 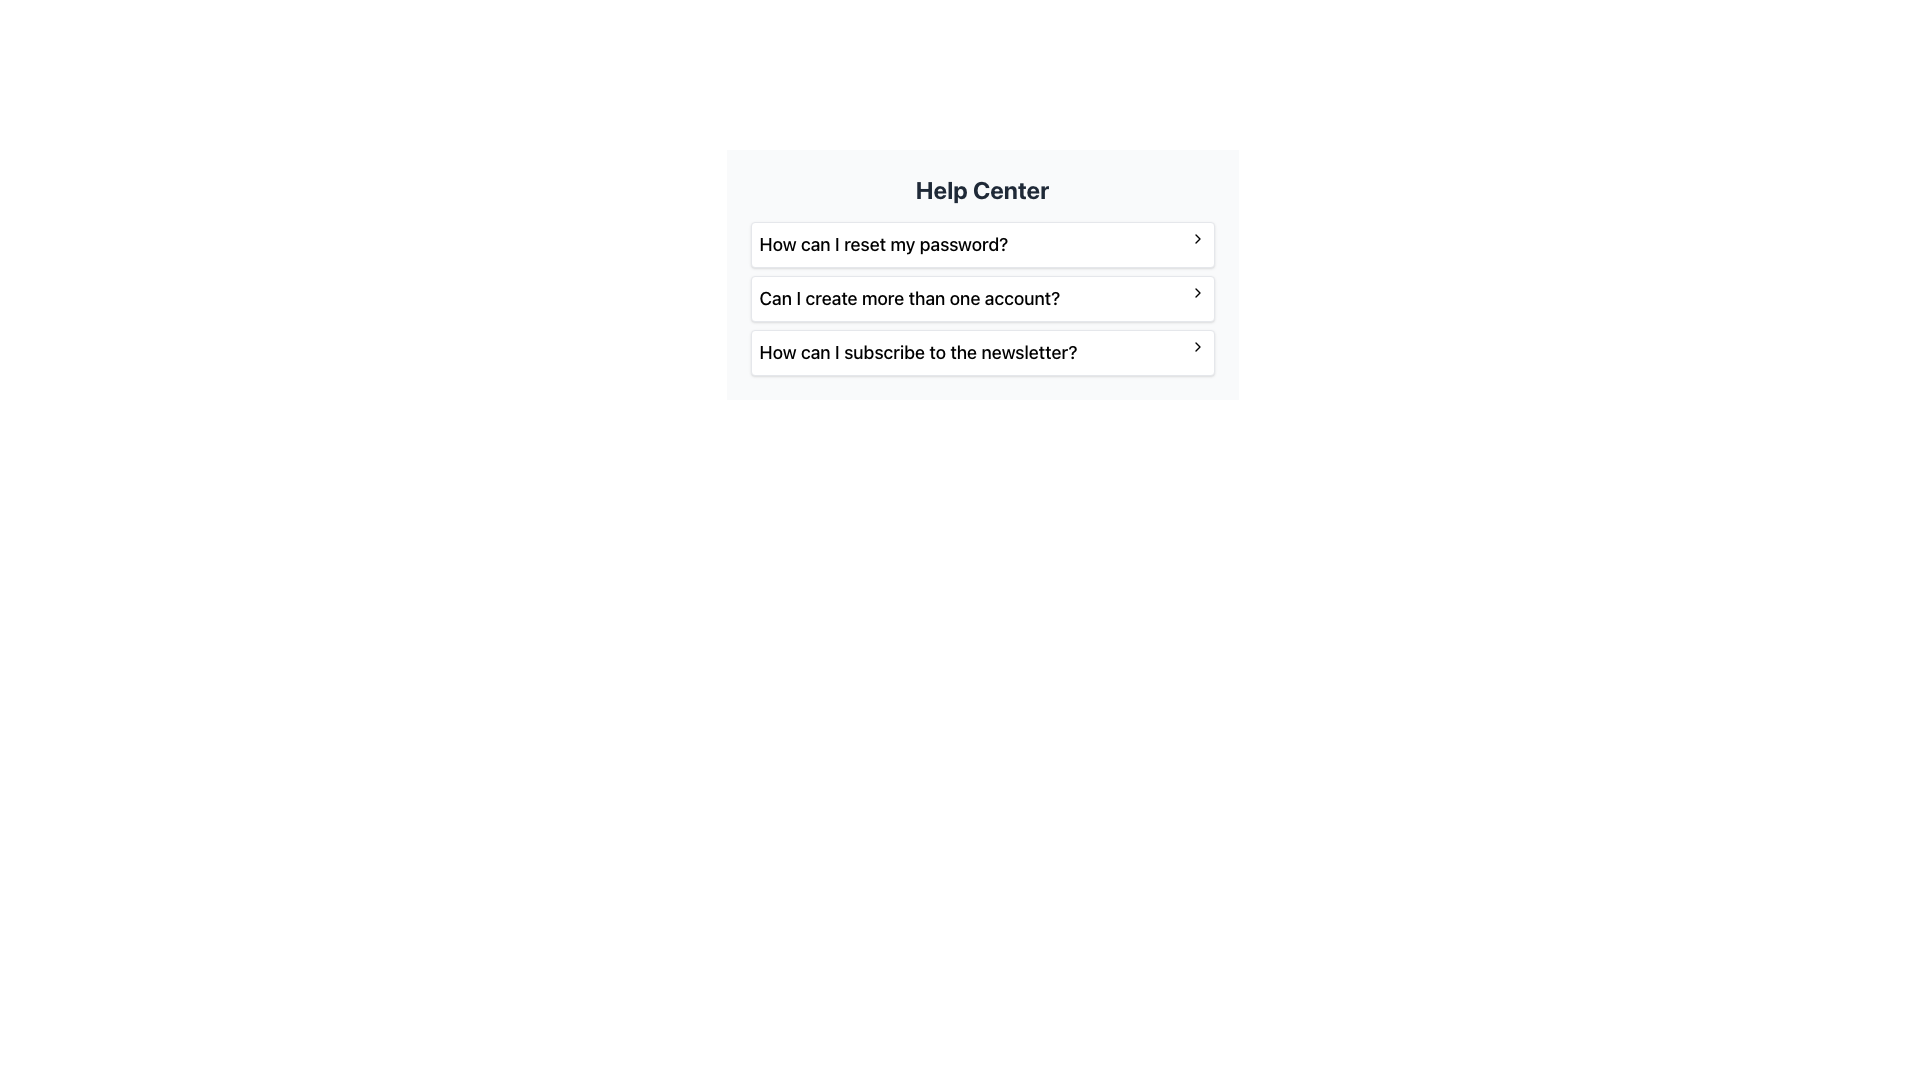 I want to click on the third FAQ entry that reads 'How can I subscribe to the newsletter?', so click(x=982, y=352).